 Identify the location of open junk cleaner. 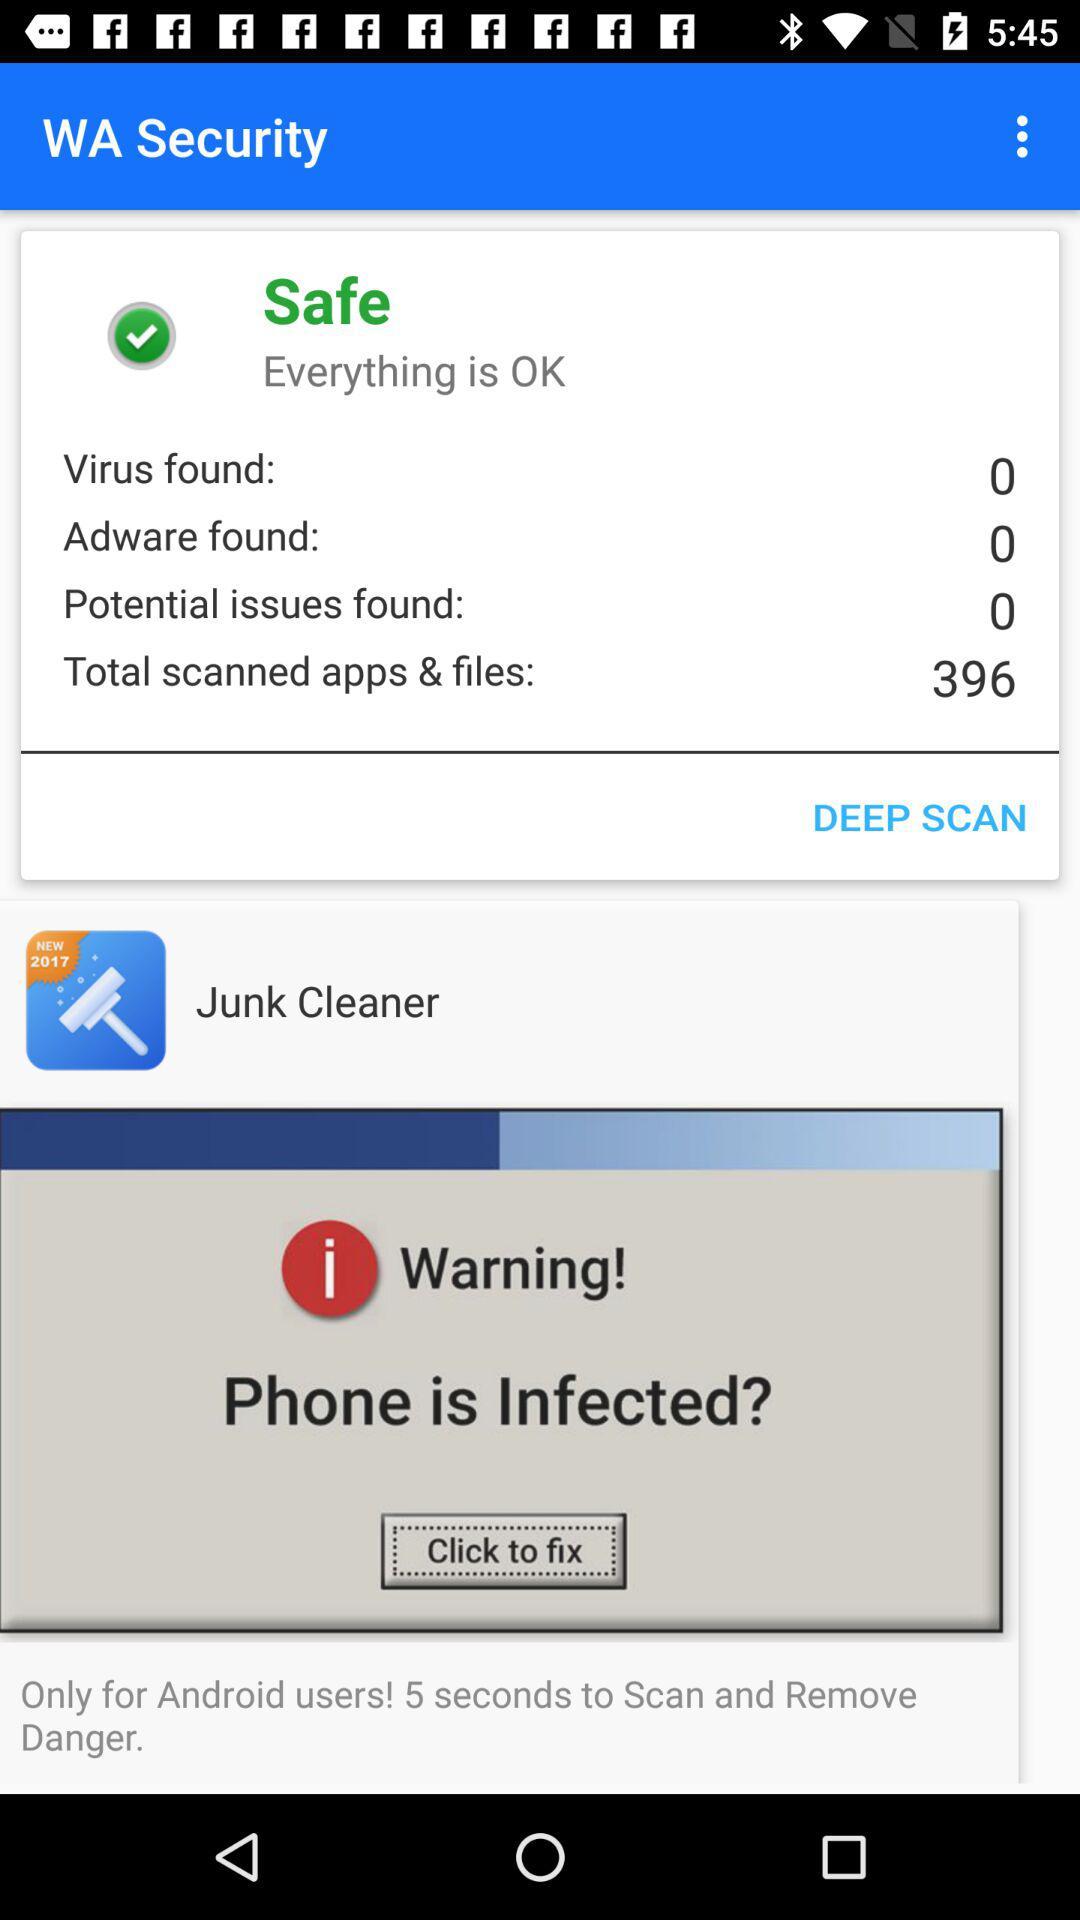
(540, 1370).